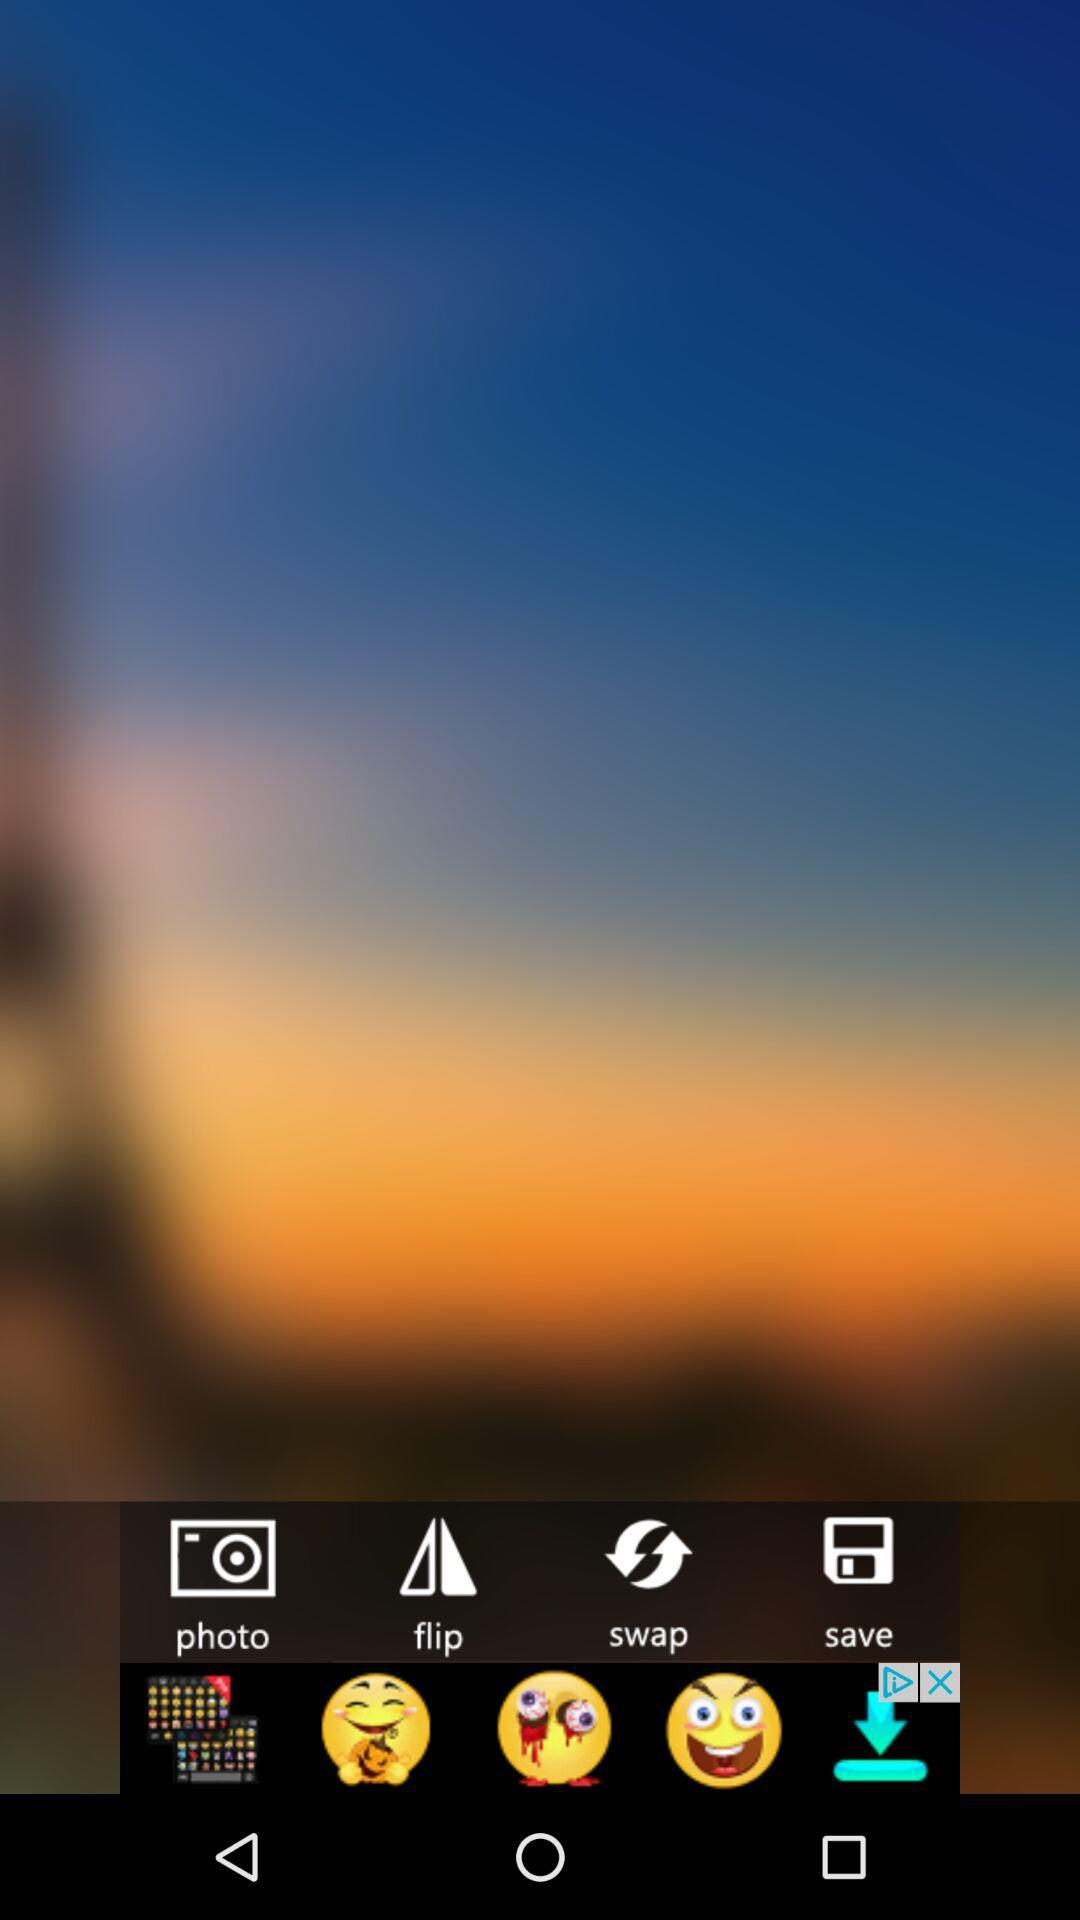  Describe the element at coordinates (540, 1727) in the screenshot. I see `advertisement` at that location.